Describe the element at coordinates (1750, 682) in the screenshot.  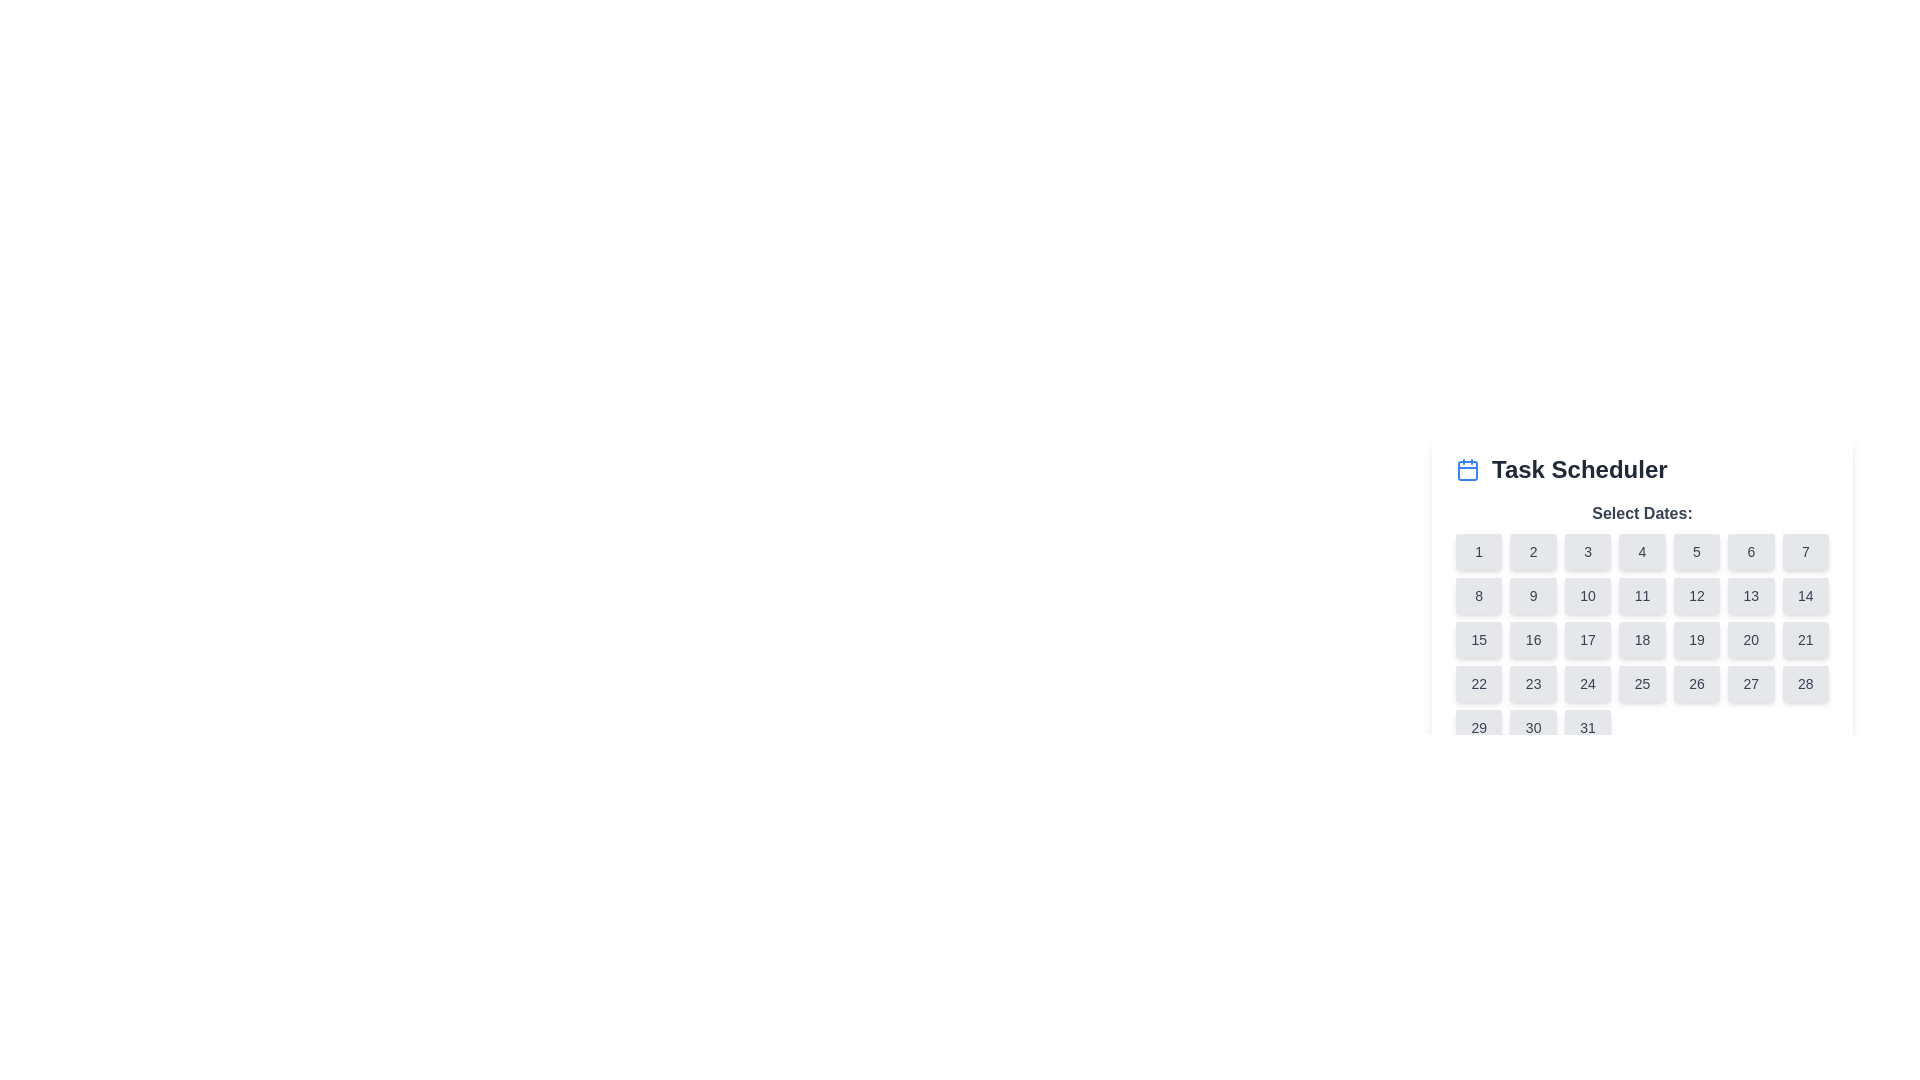
I see `the selectable date button located in the sixth row and sixth column of the calendar component` at that location.